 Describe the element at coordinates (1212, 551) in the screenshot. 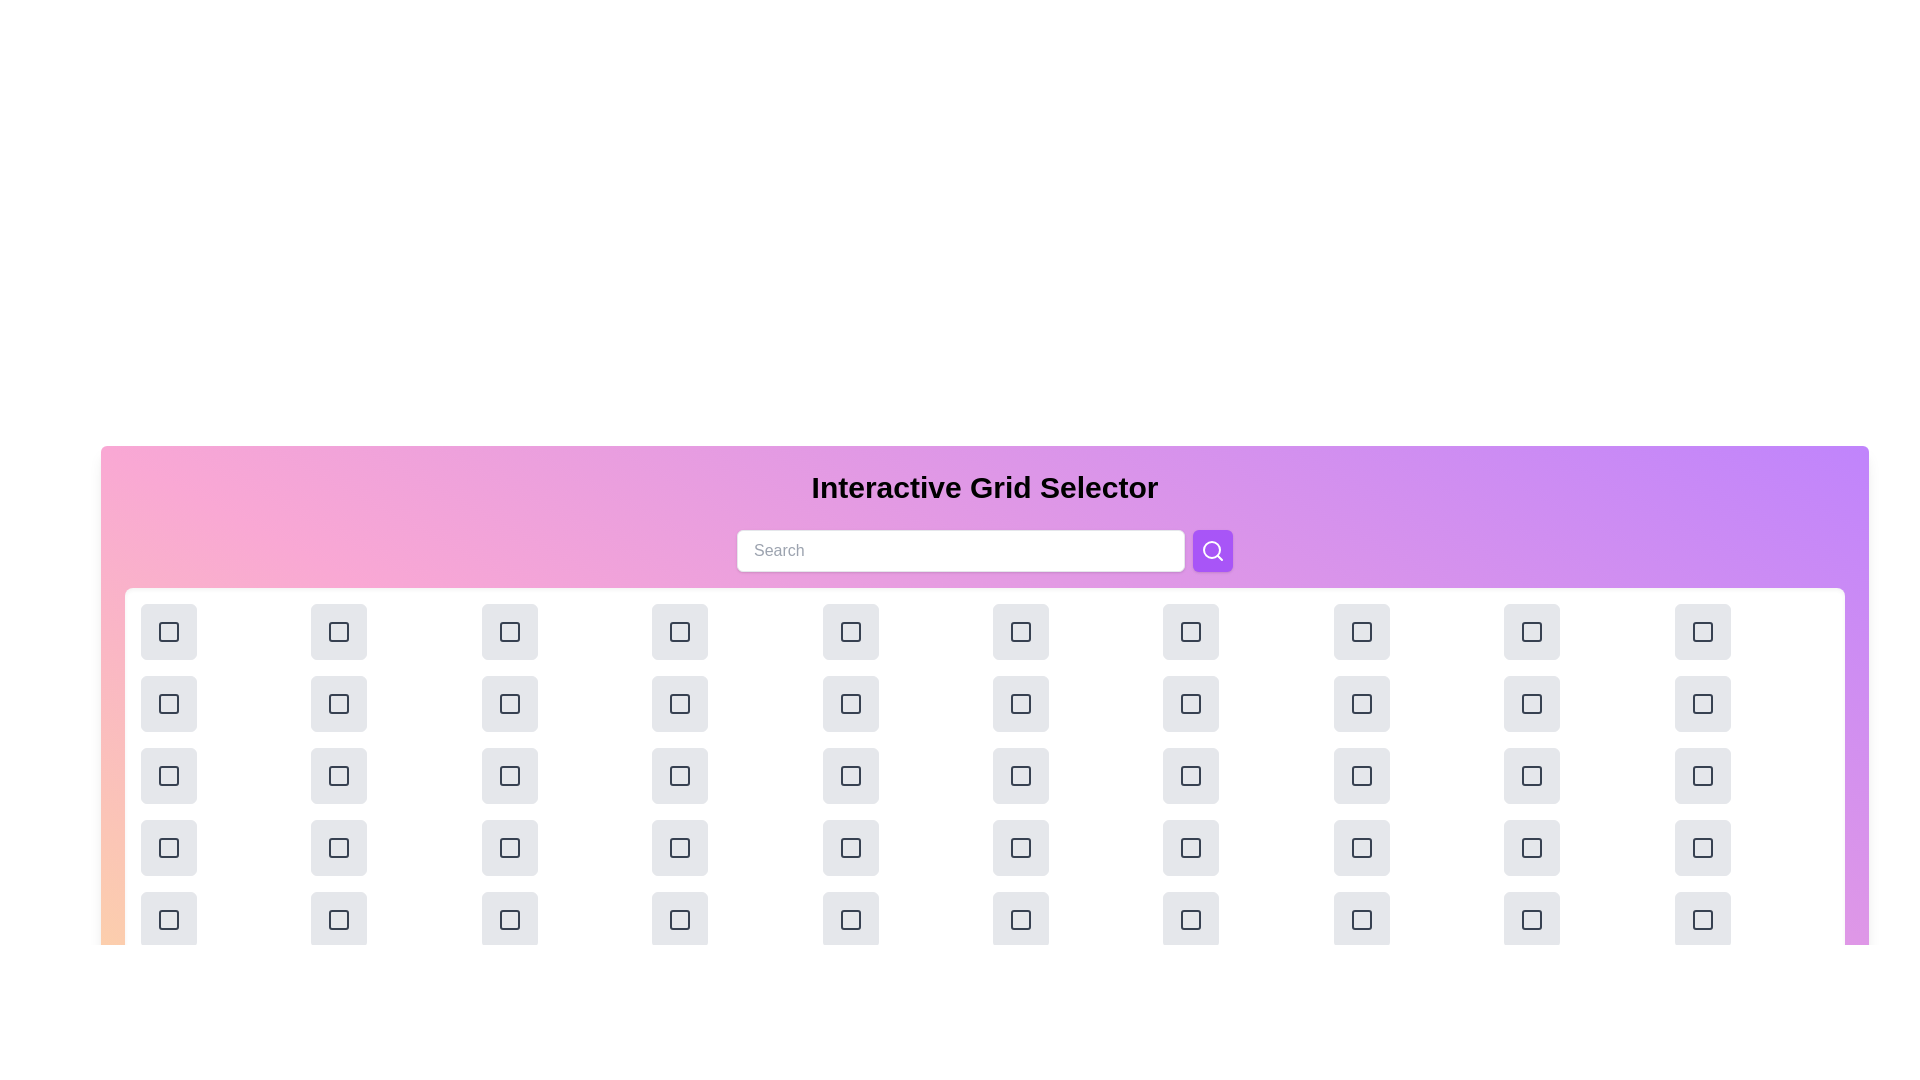

I see `the search button` at that location.